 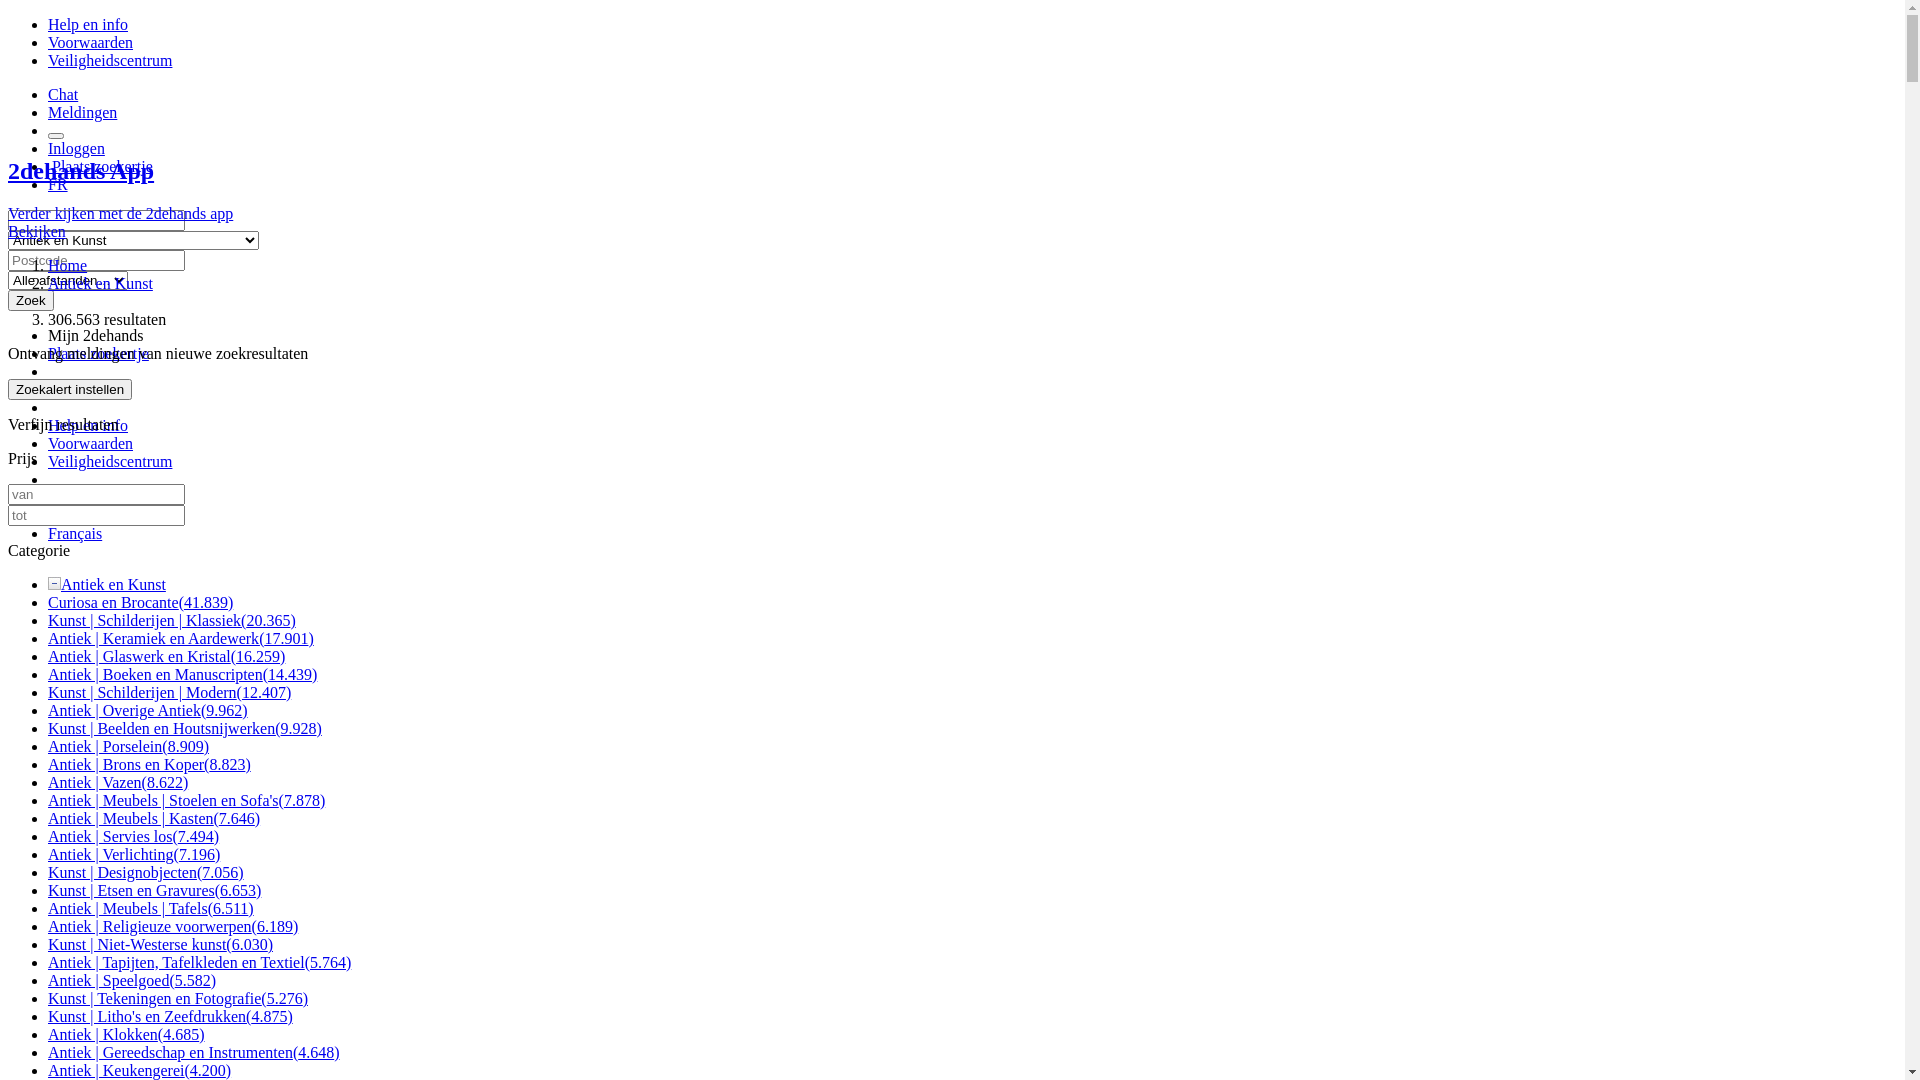 What do you see at coordinates (177, 998) in the screenshot?
I see `'Kunst | Tekeningen en Fotografie(5.276)'` at bounding box center [177, 998].